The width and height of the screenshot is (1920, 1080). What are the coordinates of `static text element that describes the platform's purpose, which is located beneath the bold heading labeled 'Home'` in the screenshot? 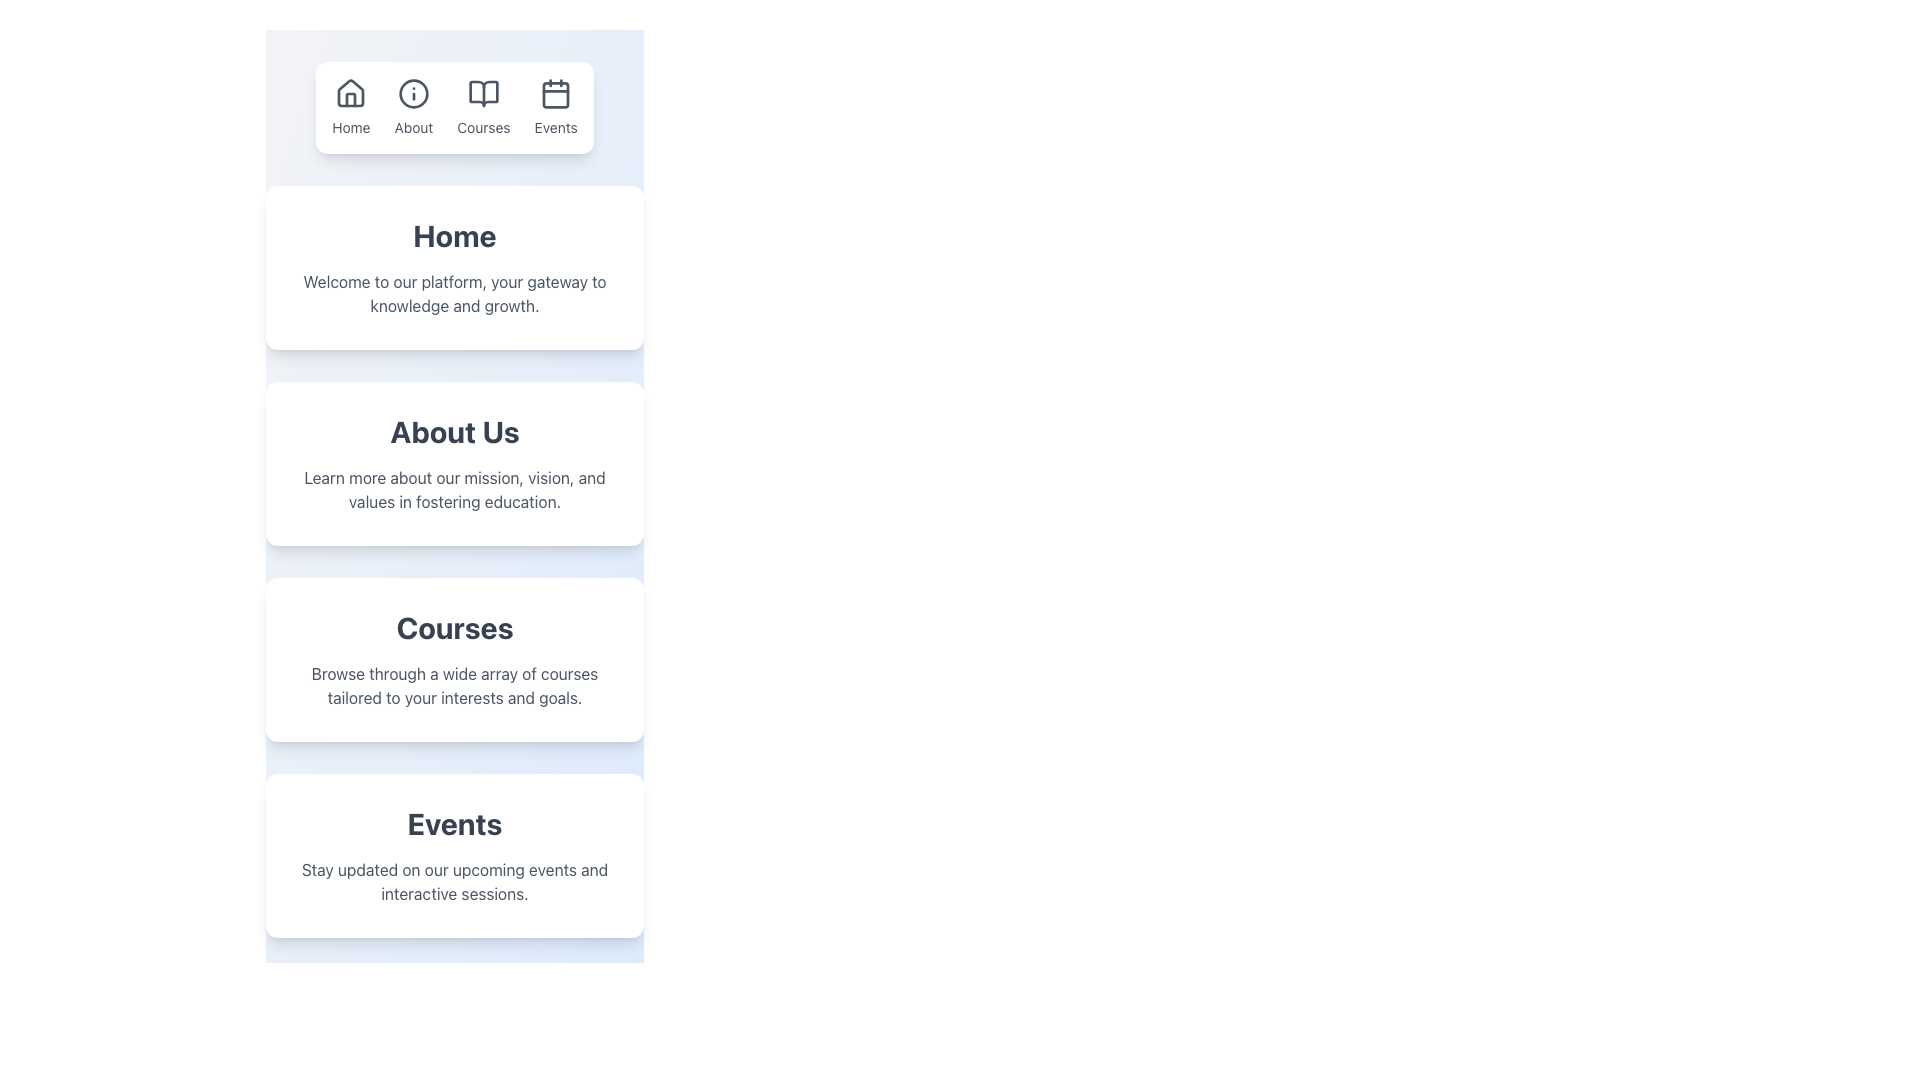 It's located at (454, 293).